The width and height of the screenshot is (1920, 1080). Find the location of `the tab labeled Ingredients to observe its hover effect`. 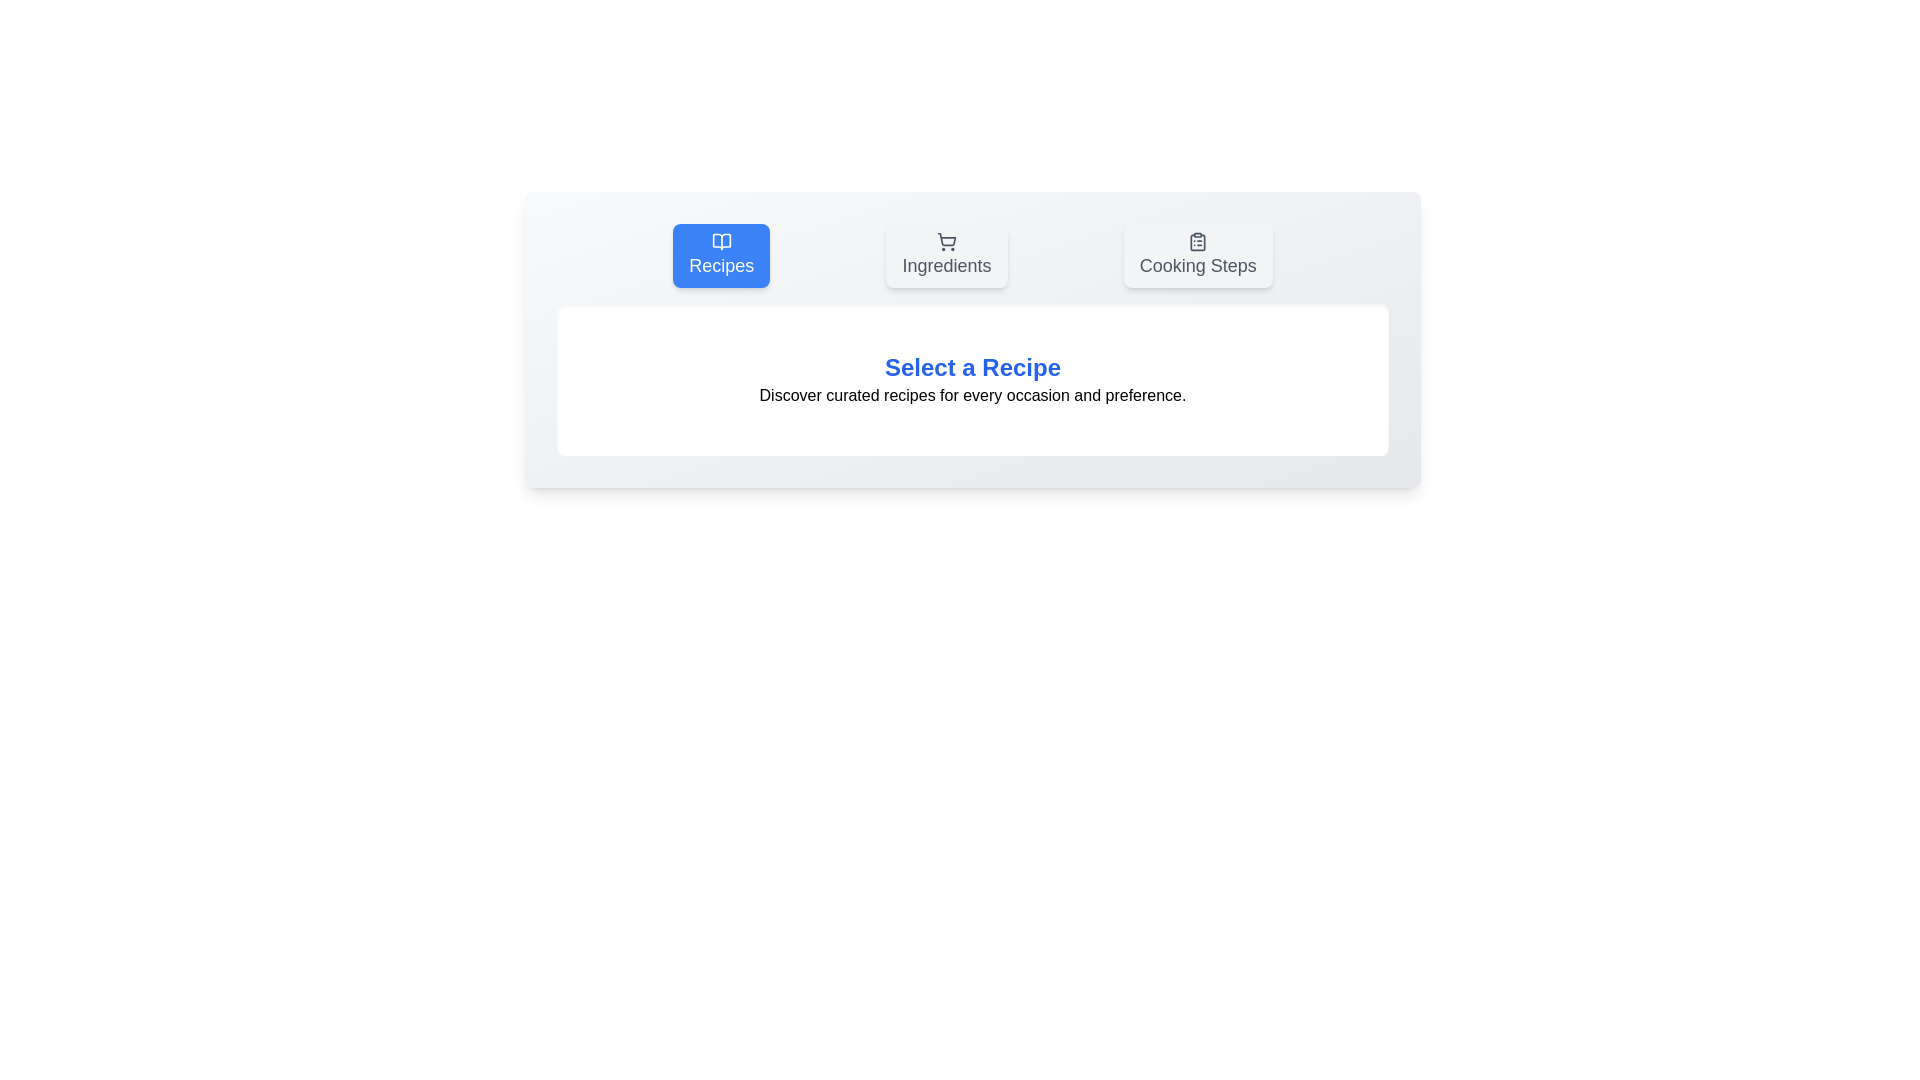

the tab labeled Ingredients to observe its hover effect is located at coordinates (945, 254).